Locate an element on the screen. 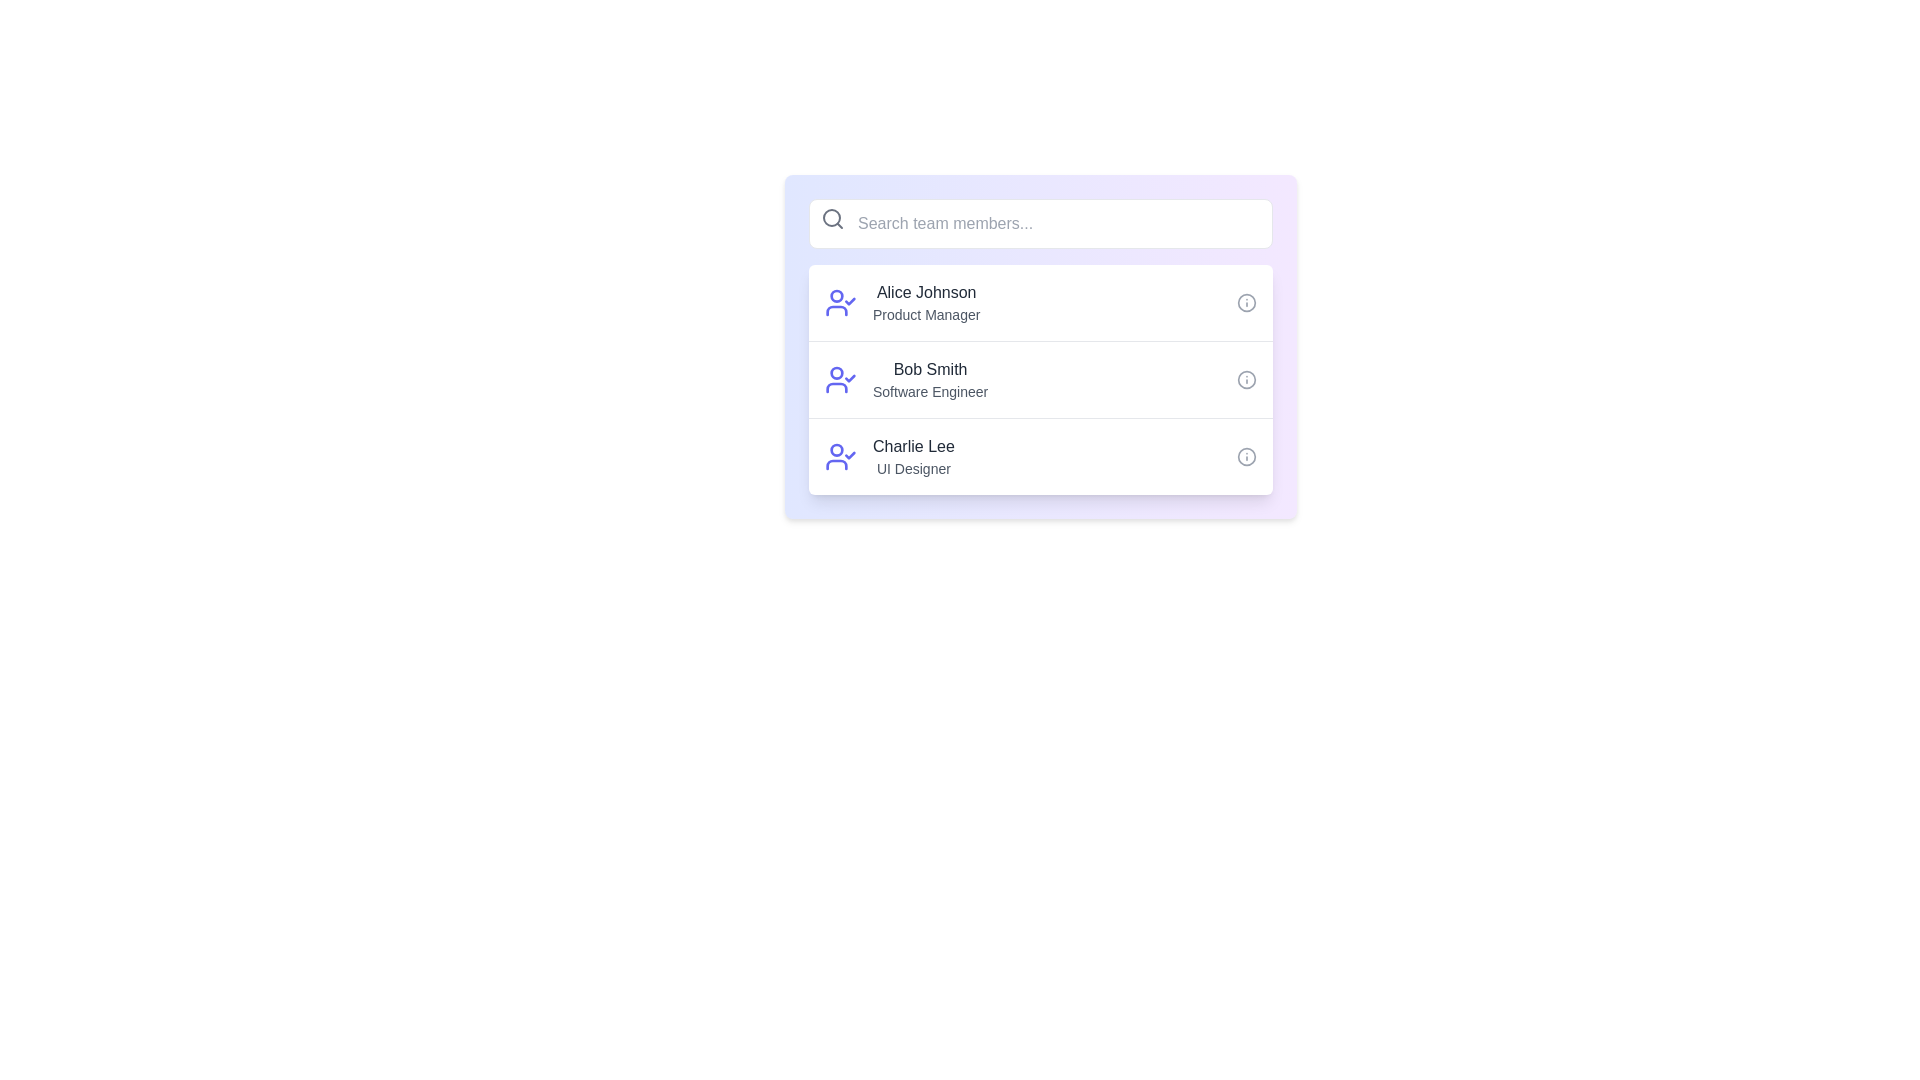  graphical line element that is part of the SVG icon representing a human silhouette with a checkmark, located in the third row of the list layout containing 'Charlie Lee' and 'UI Designer' is located at coordinates (836, 465).